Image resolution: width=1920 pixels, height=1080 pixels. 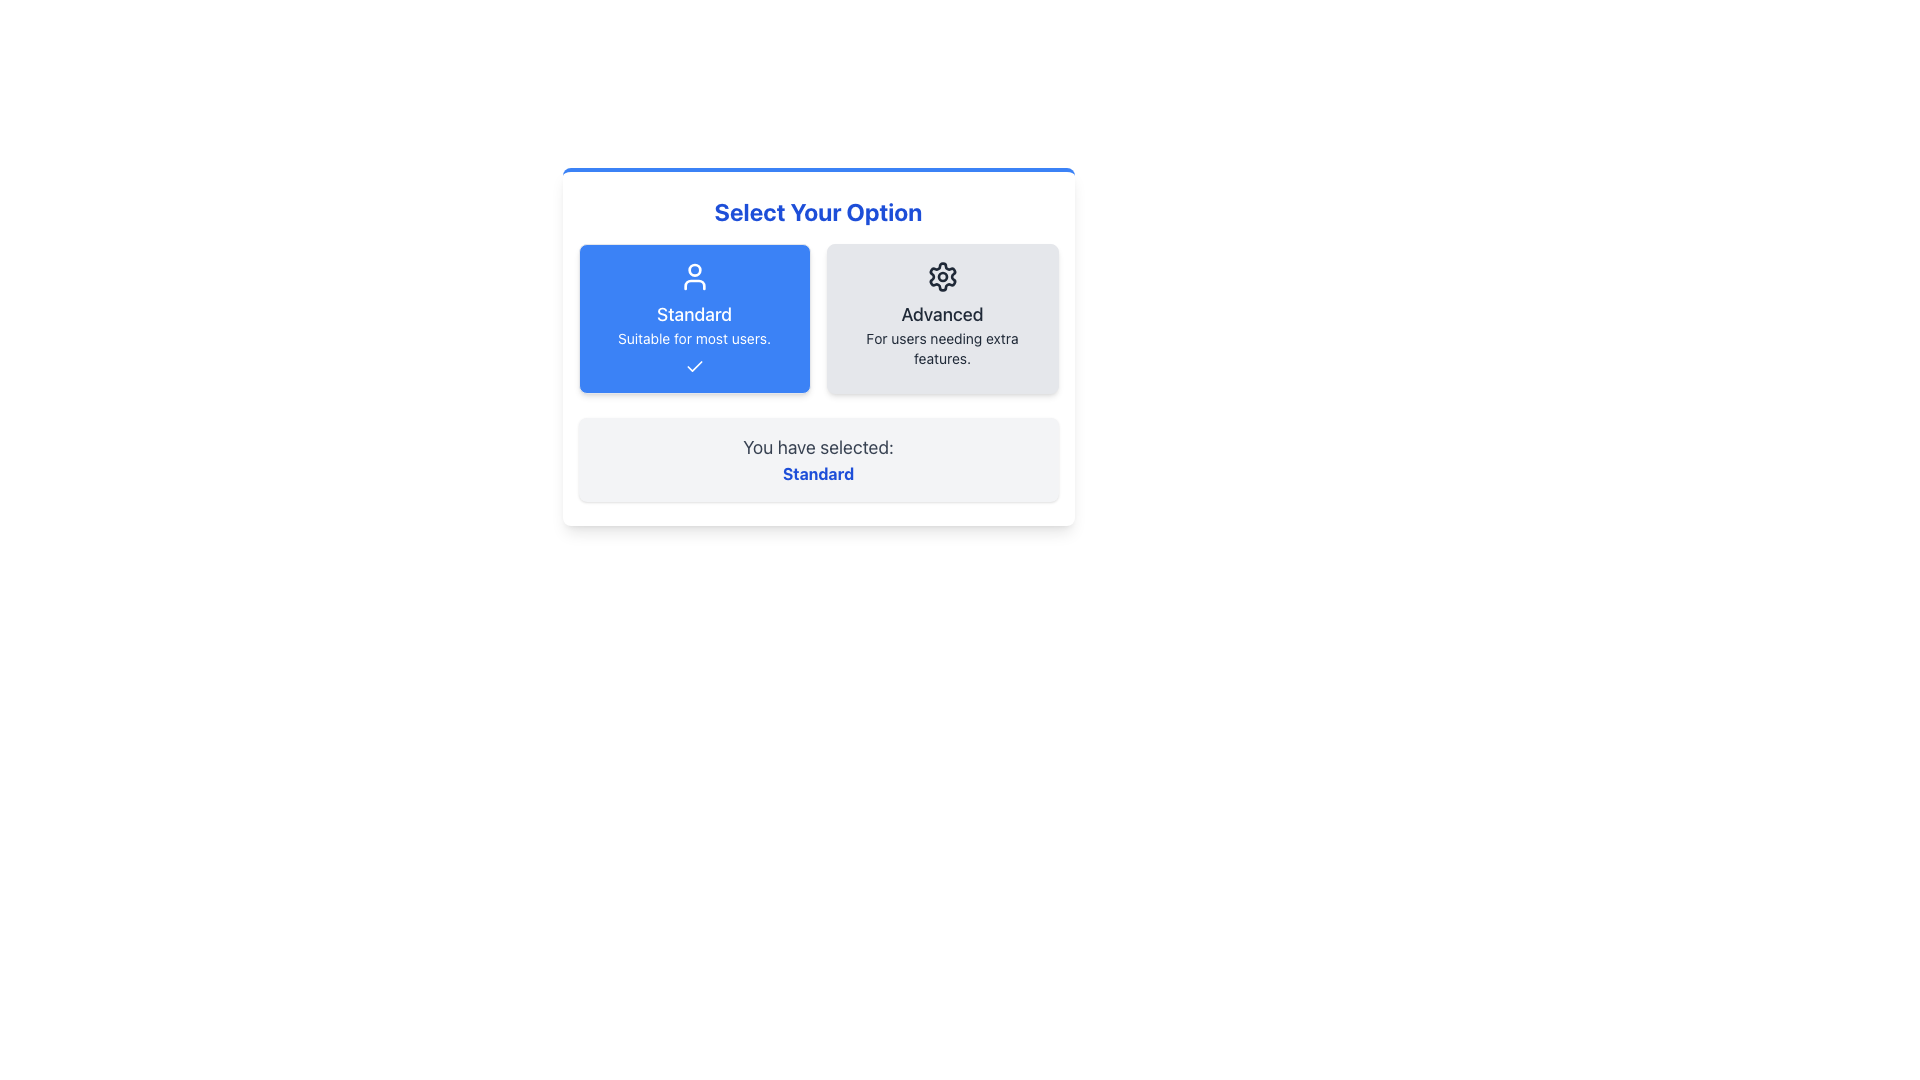 I want to click on the descriptive text element located below the 'Advanced' header in the Advanced option card, so click(x=941, y=347).